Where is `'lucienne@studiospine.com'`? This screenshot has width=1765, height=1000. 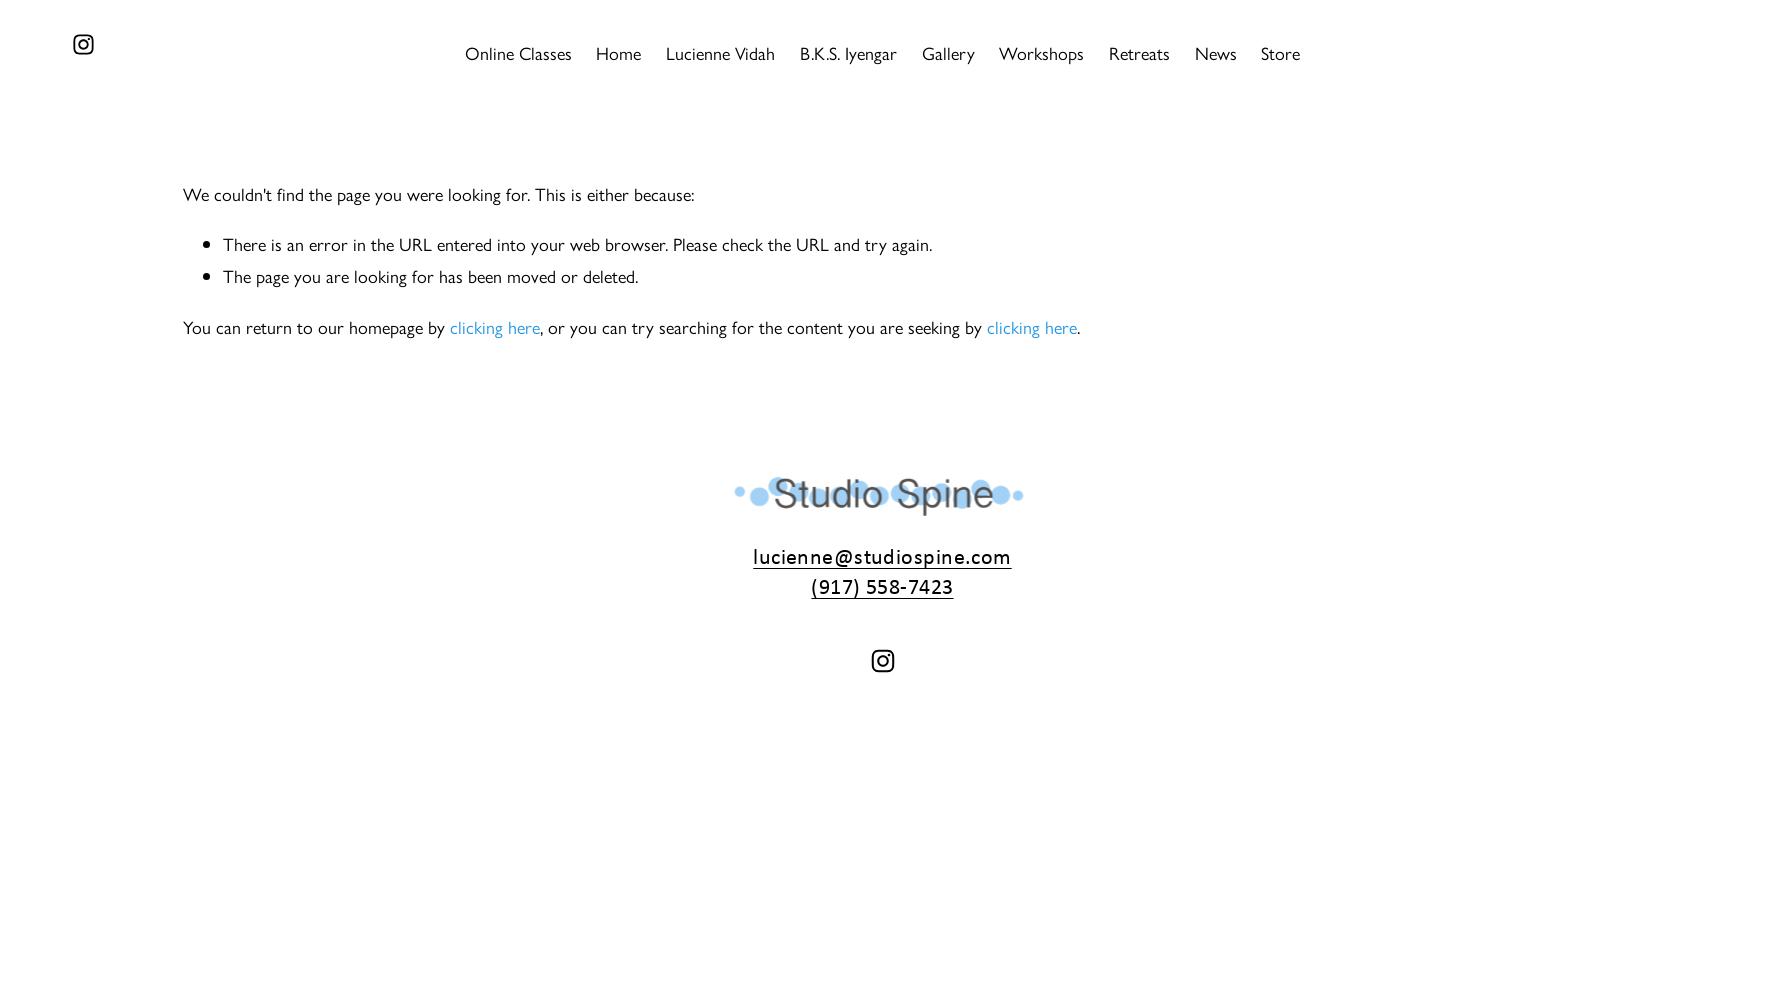 'lucienne@studiospine.com' is located at coordinates (880, 555).